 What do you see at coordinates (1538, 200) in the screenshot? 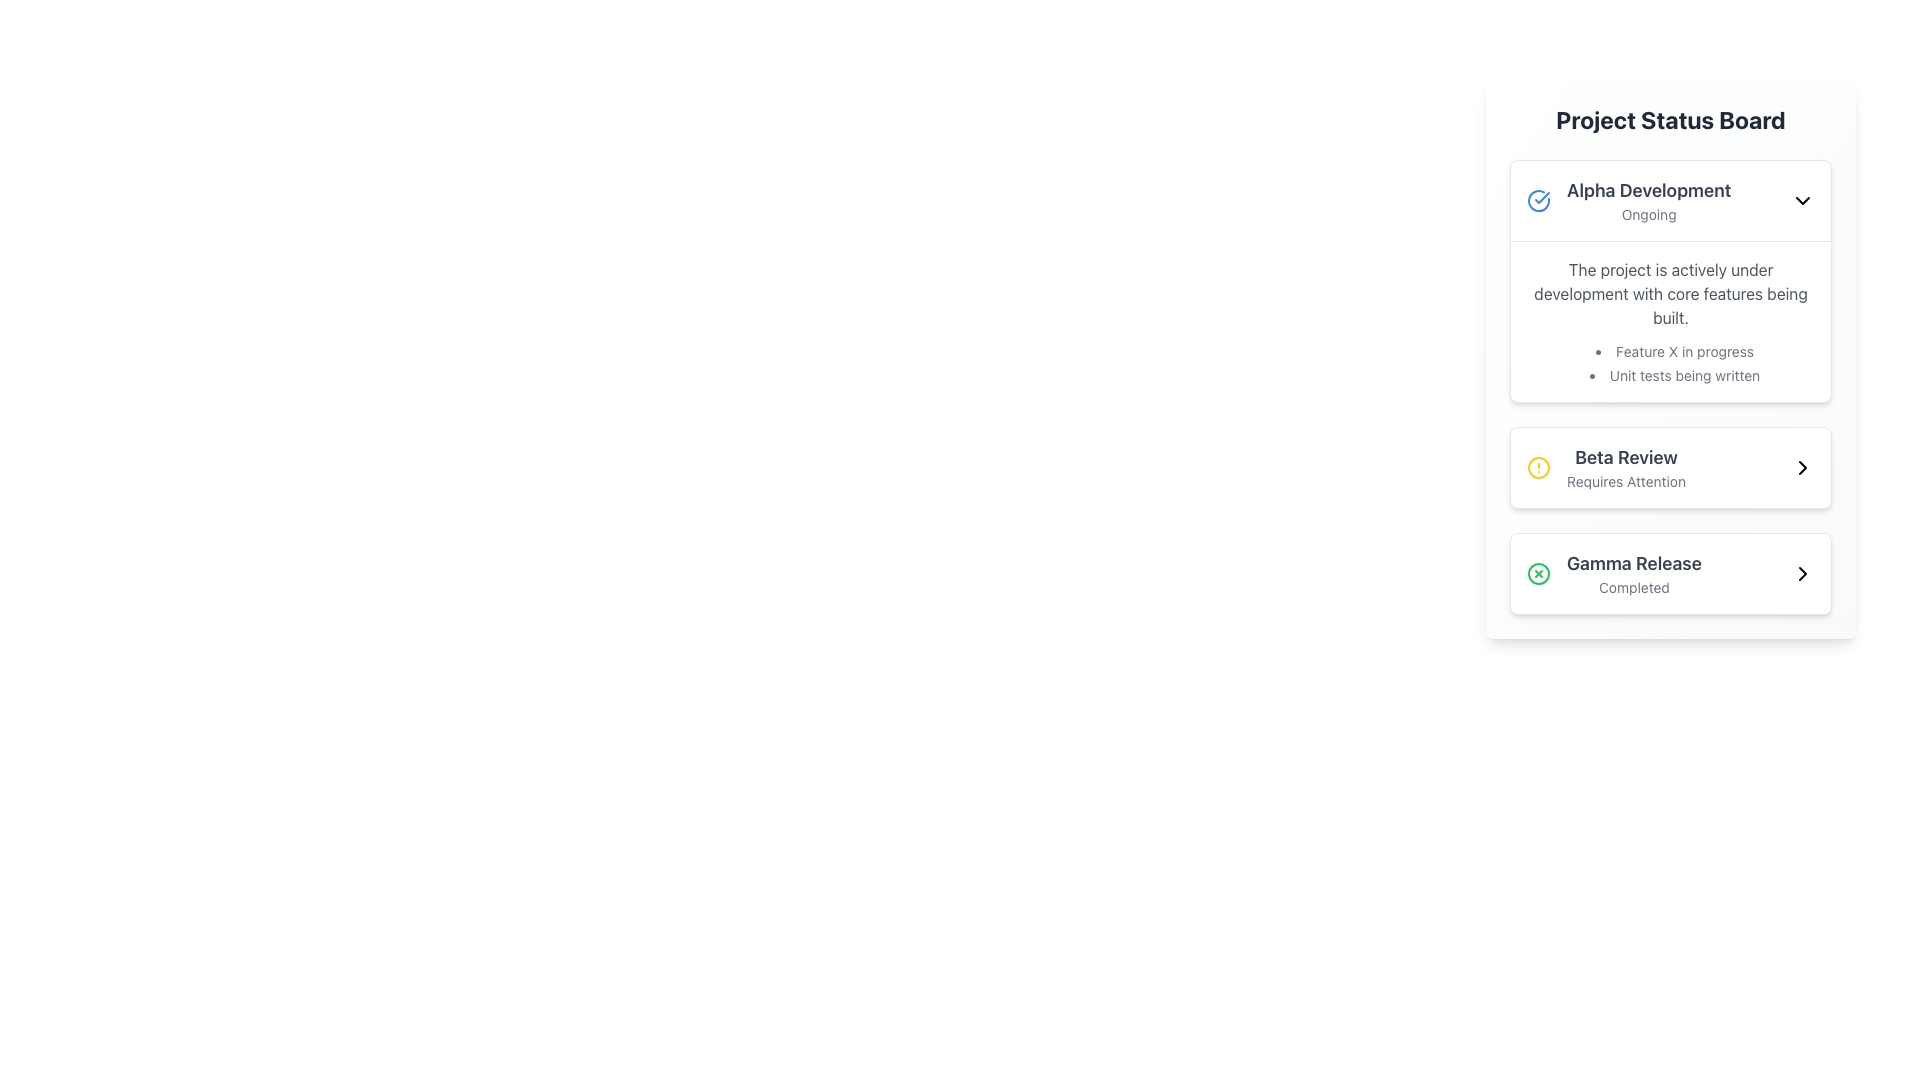
I see `the circular blue checkmark icon located to the left of the text 'Alpha Development' at the top of the card` at bounding box center [1538, 200].